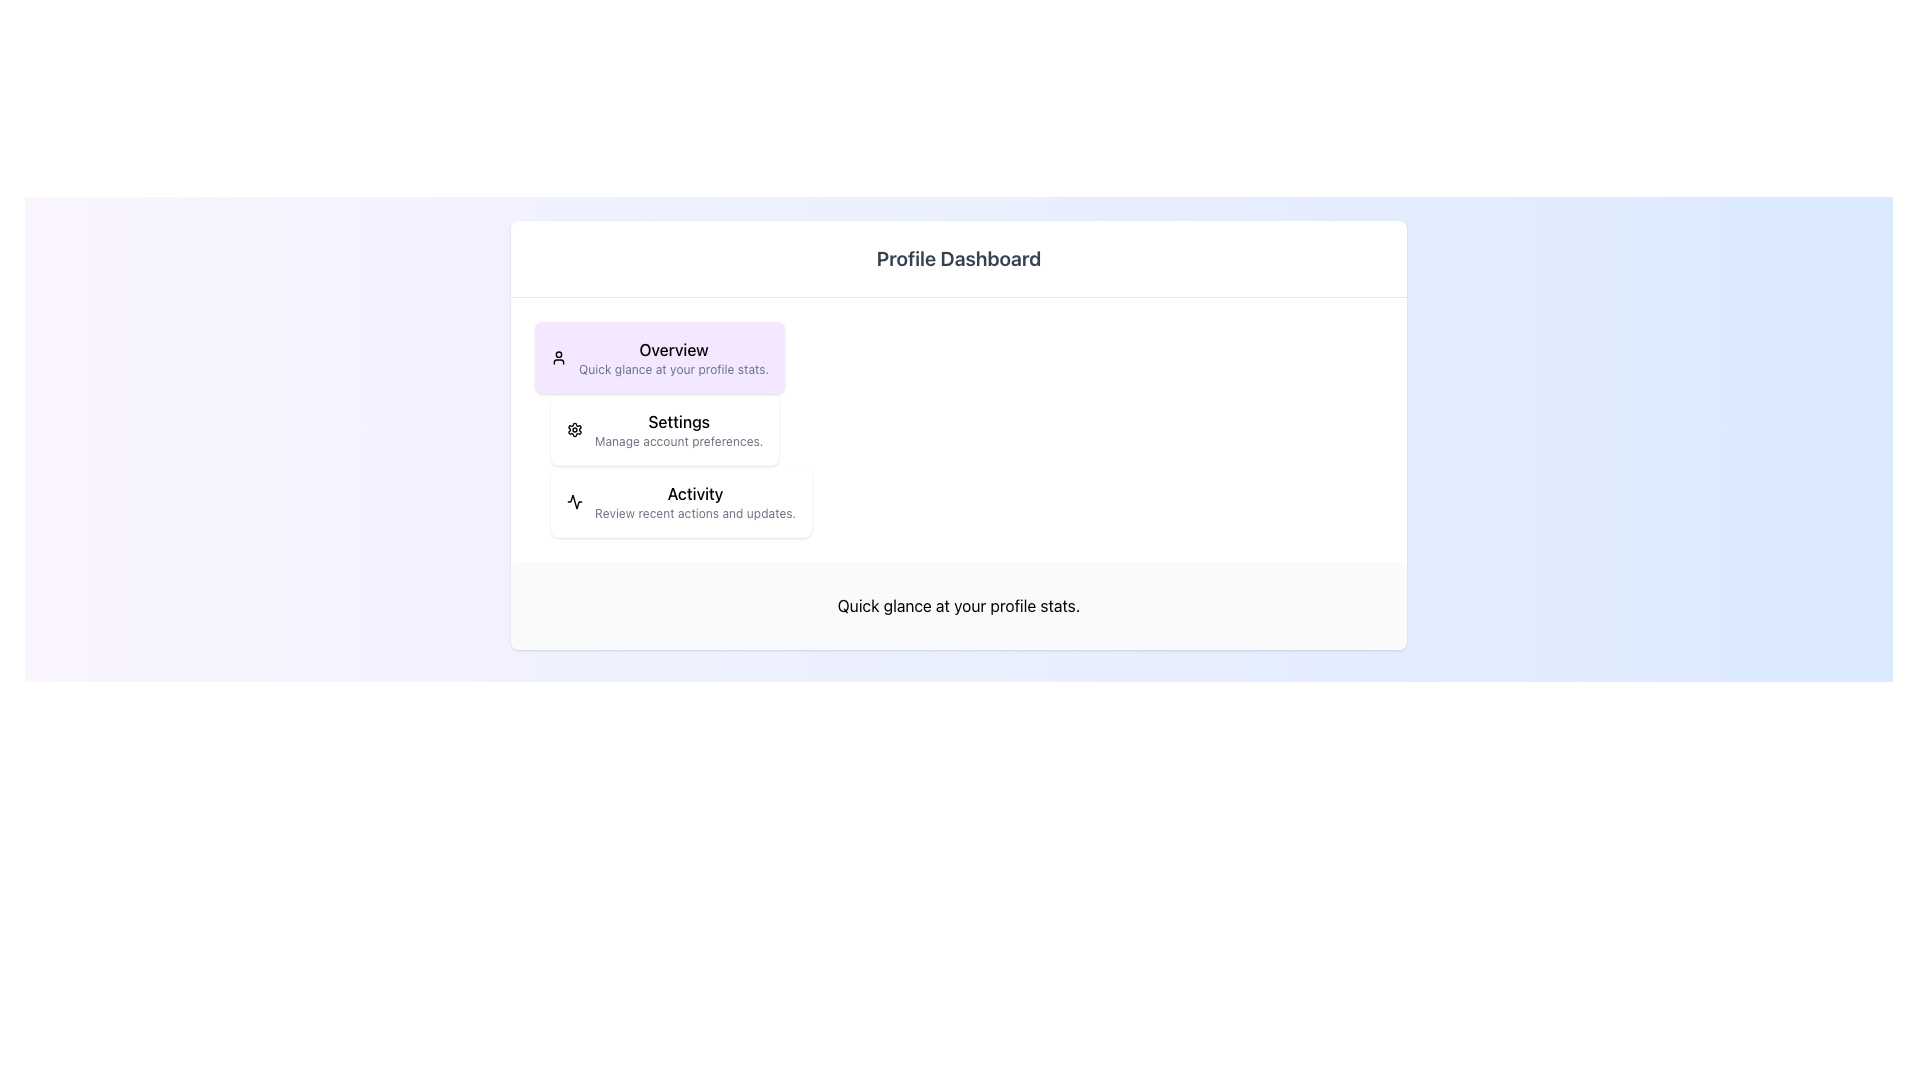 This screenshot has height=1080, width=1920. I want to click on the static text label for the Settings section, so click(679, 428).